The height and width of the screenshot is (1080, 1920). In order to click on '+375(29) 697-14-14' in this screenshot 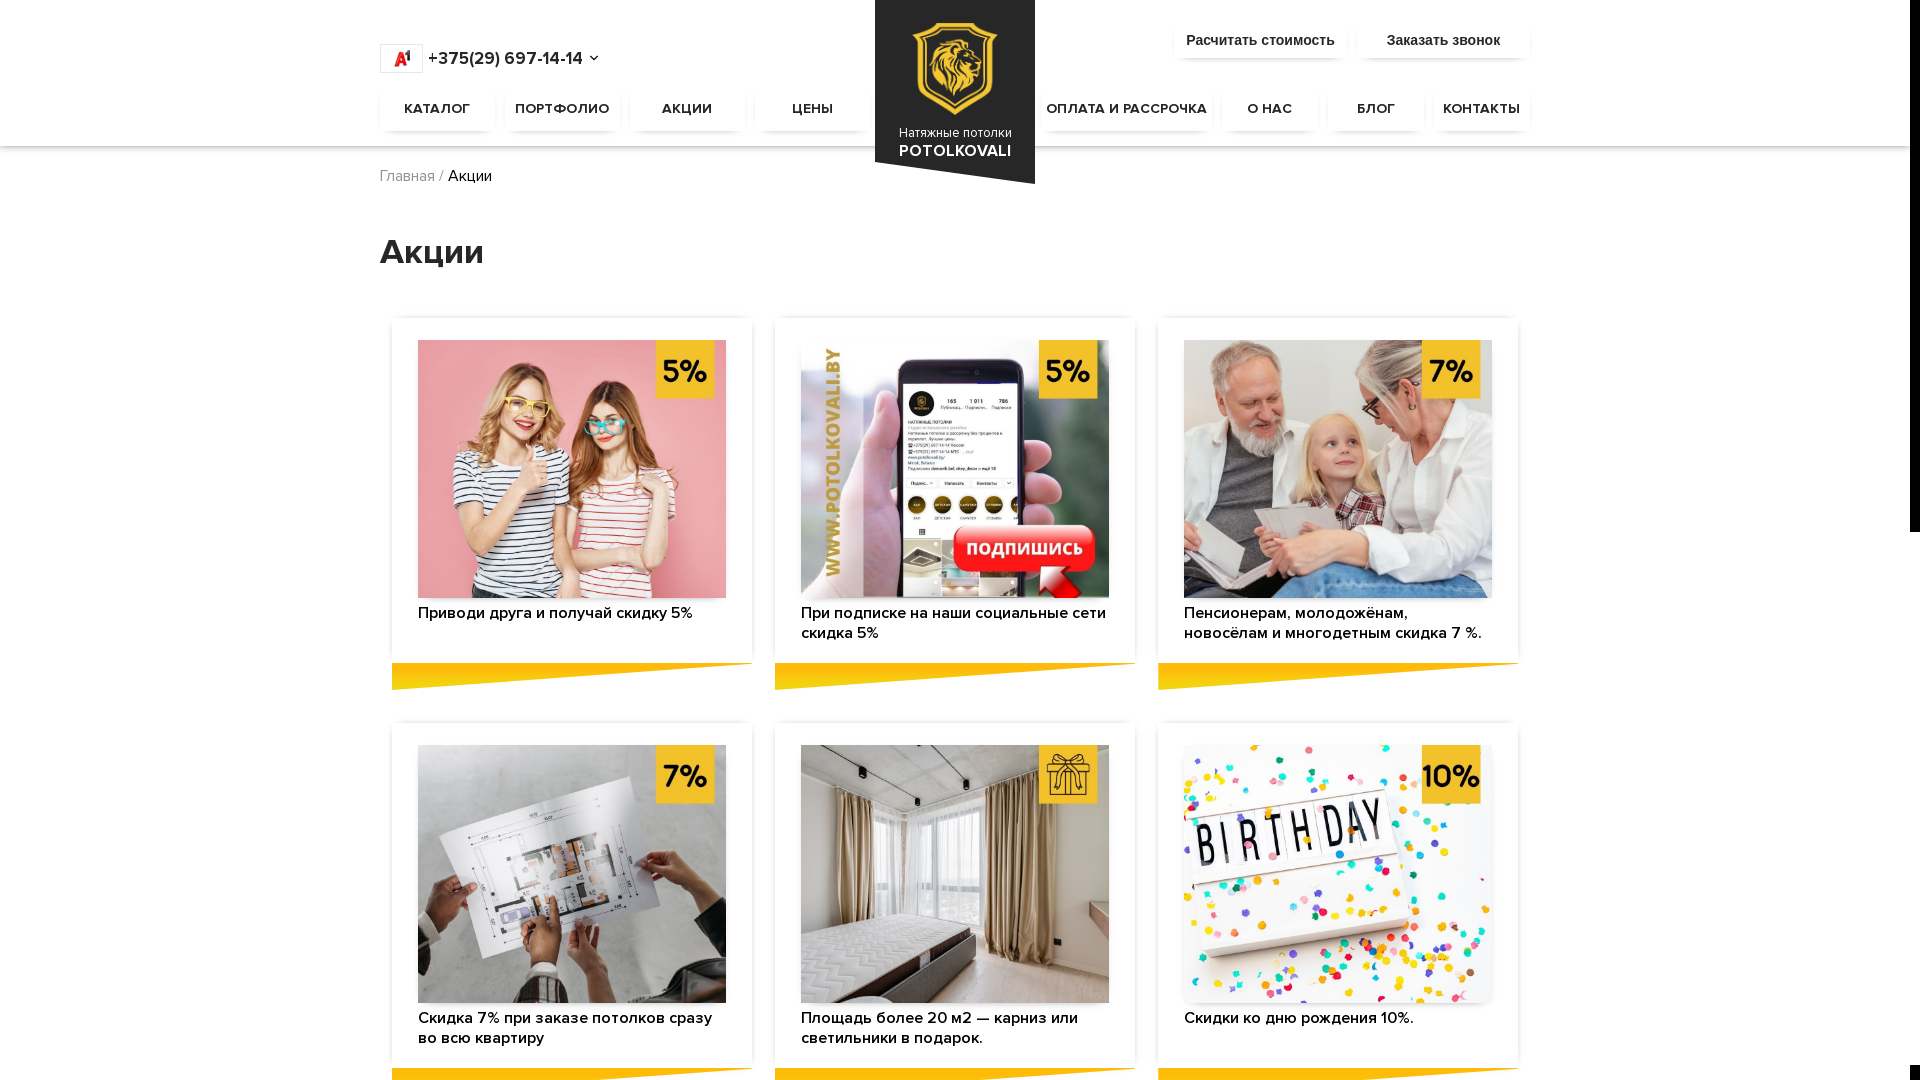, I will do `click(481, 57)`.